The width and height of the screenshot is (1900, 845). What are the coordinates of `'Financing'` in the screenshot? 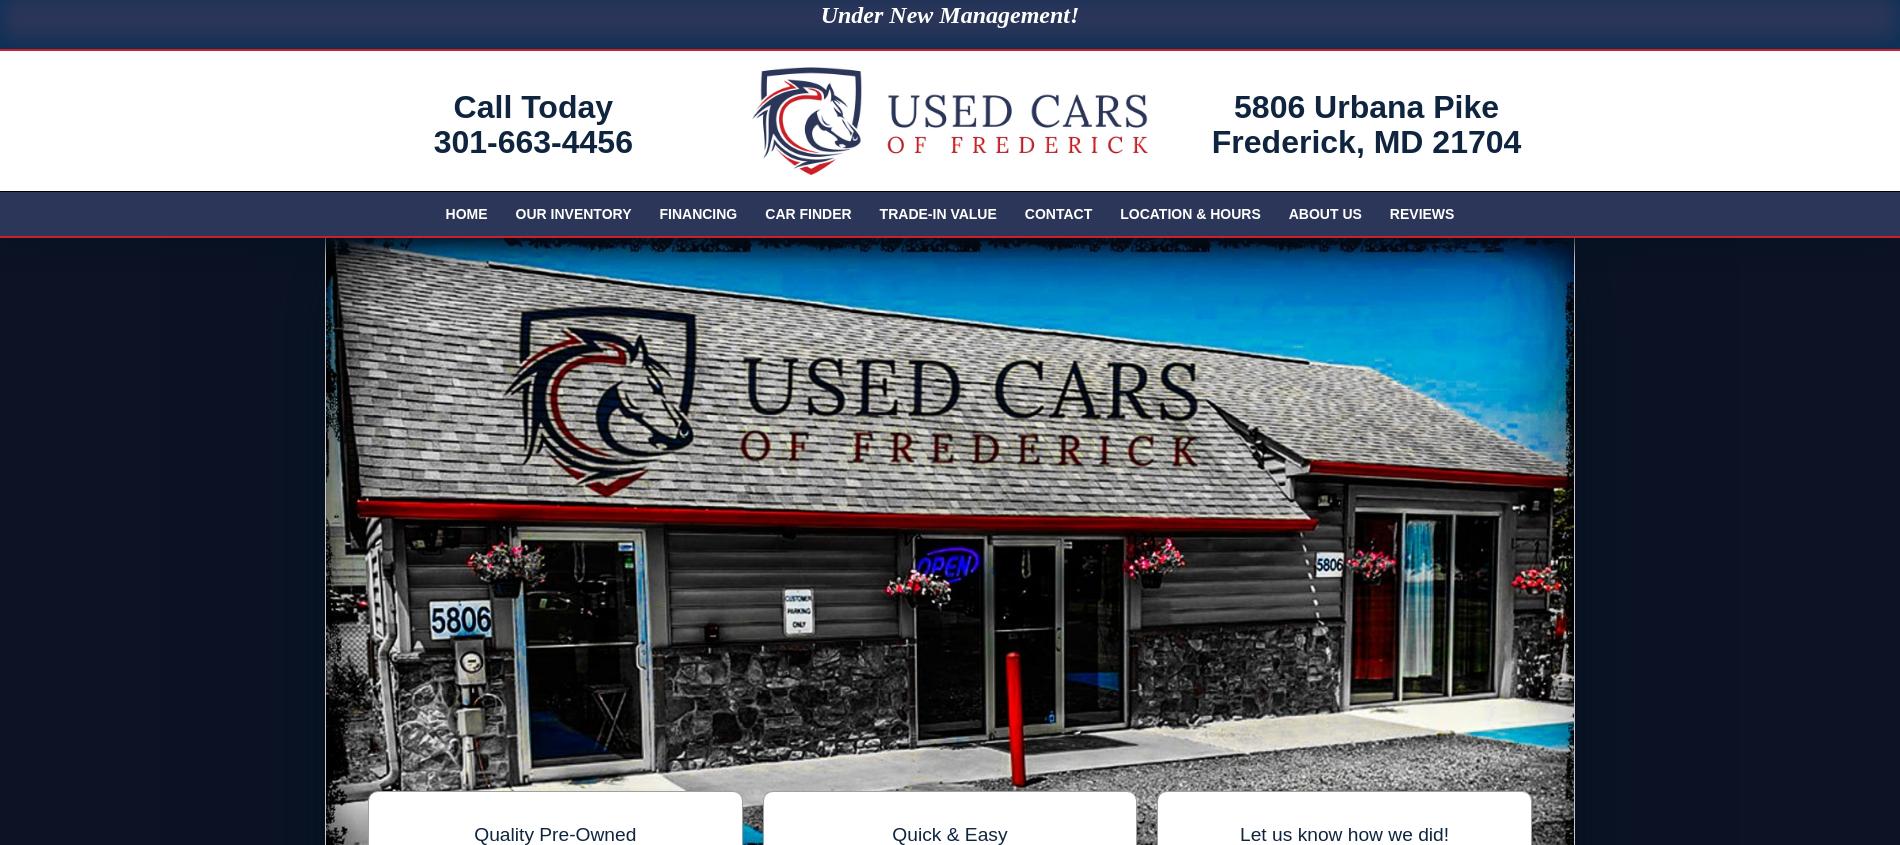 It's located at (658, 213).